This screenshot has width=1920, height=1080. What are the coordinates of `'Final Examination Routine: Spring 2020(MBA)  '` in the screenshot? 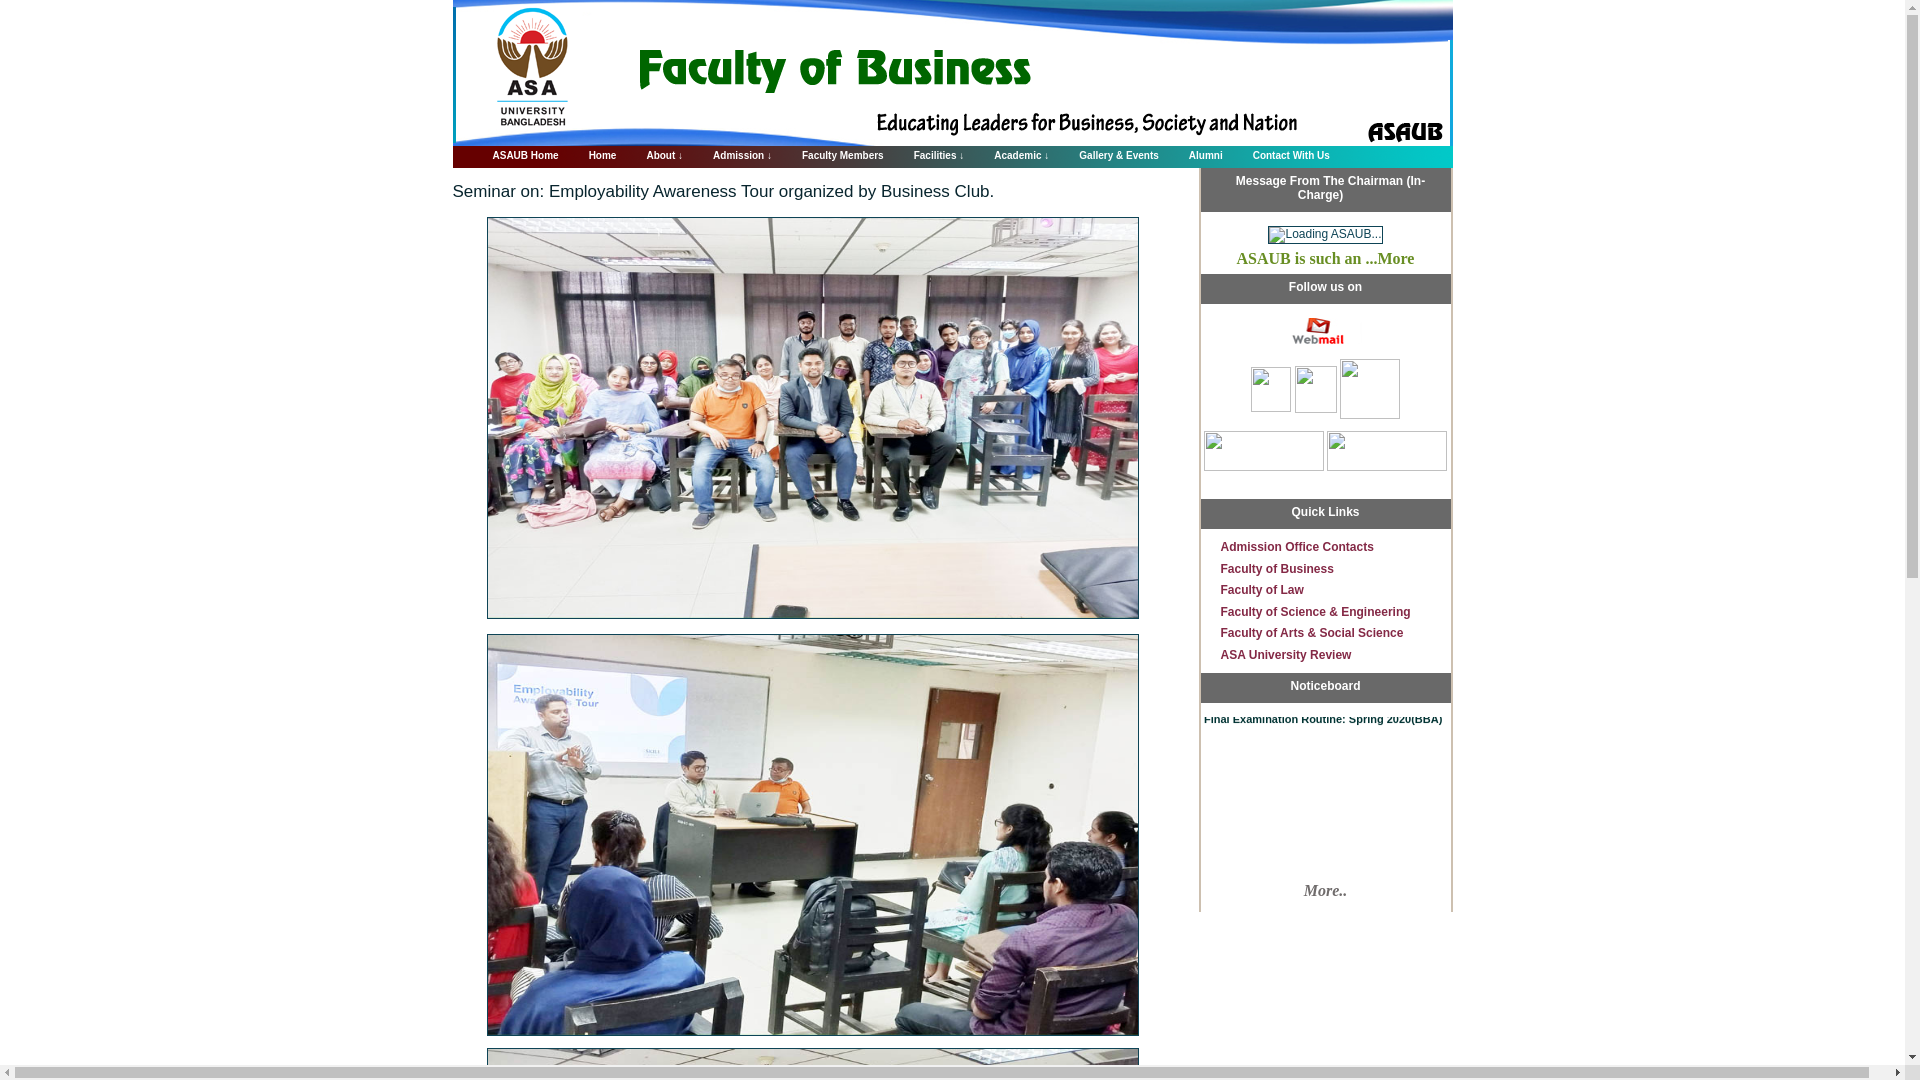 It's located at (1200, 690).